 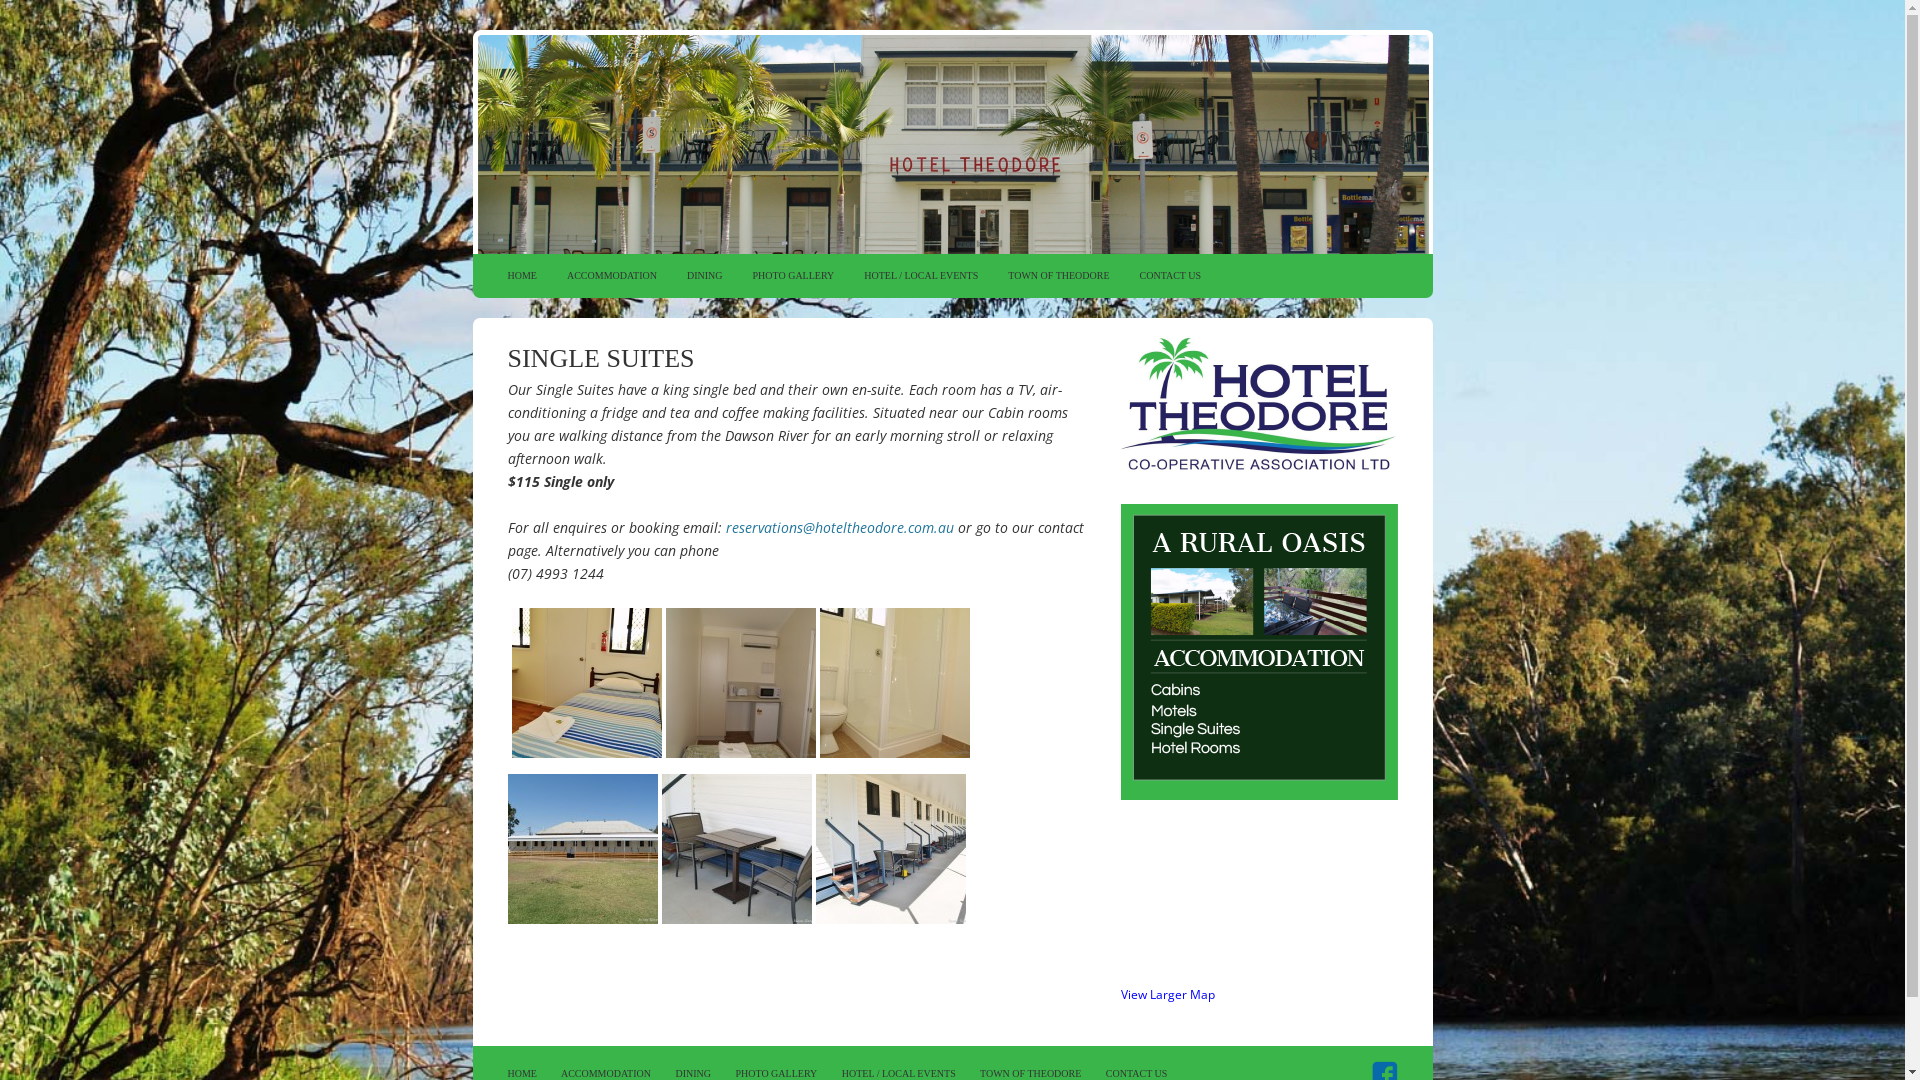 I want to click on 'HOME', so click(x=522, y=1072).